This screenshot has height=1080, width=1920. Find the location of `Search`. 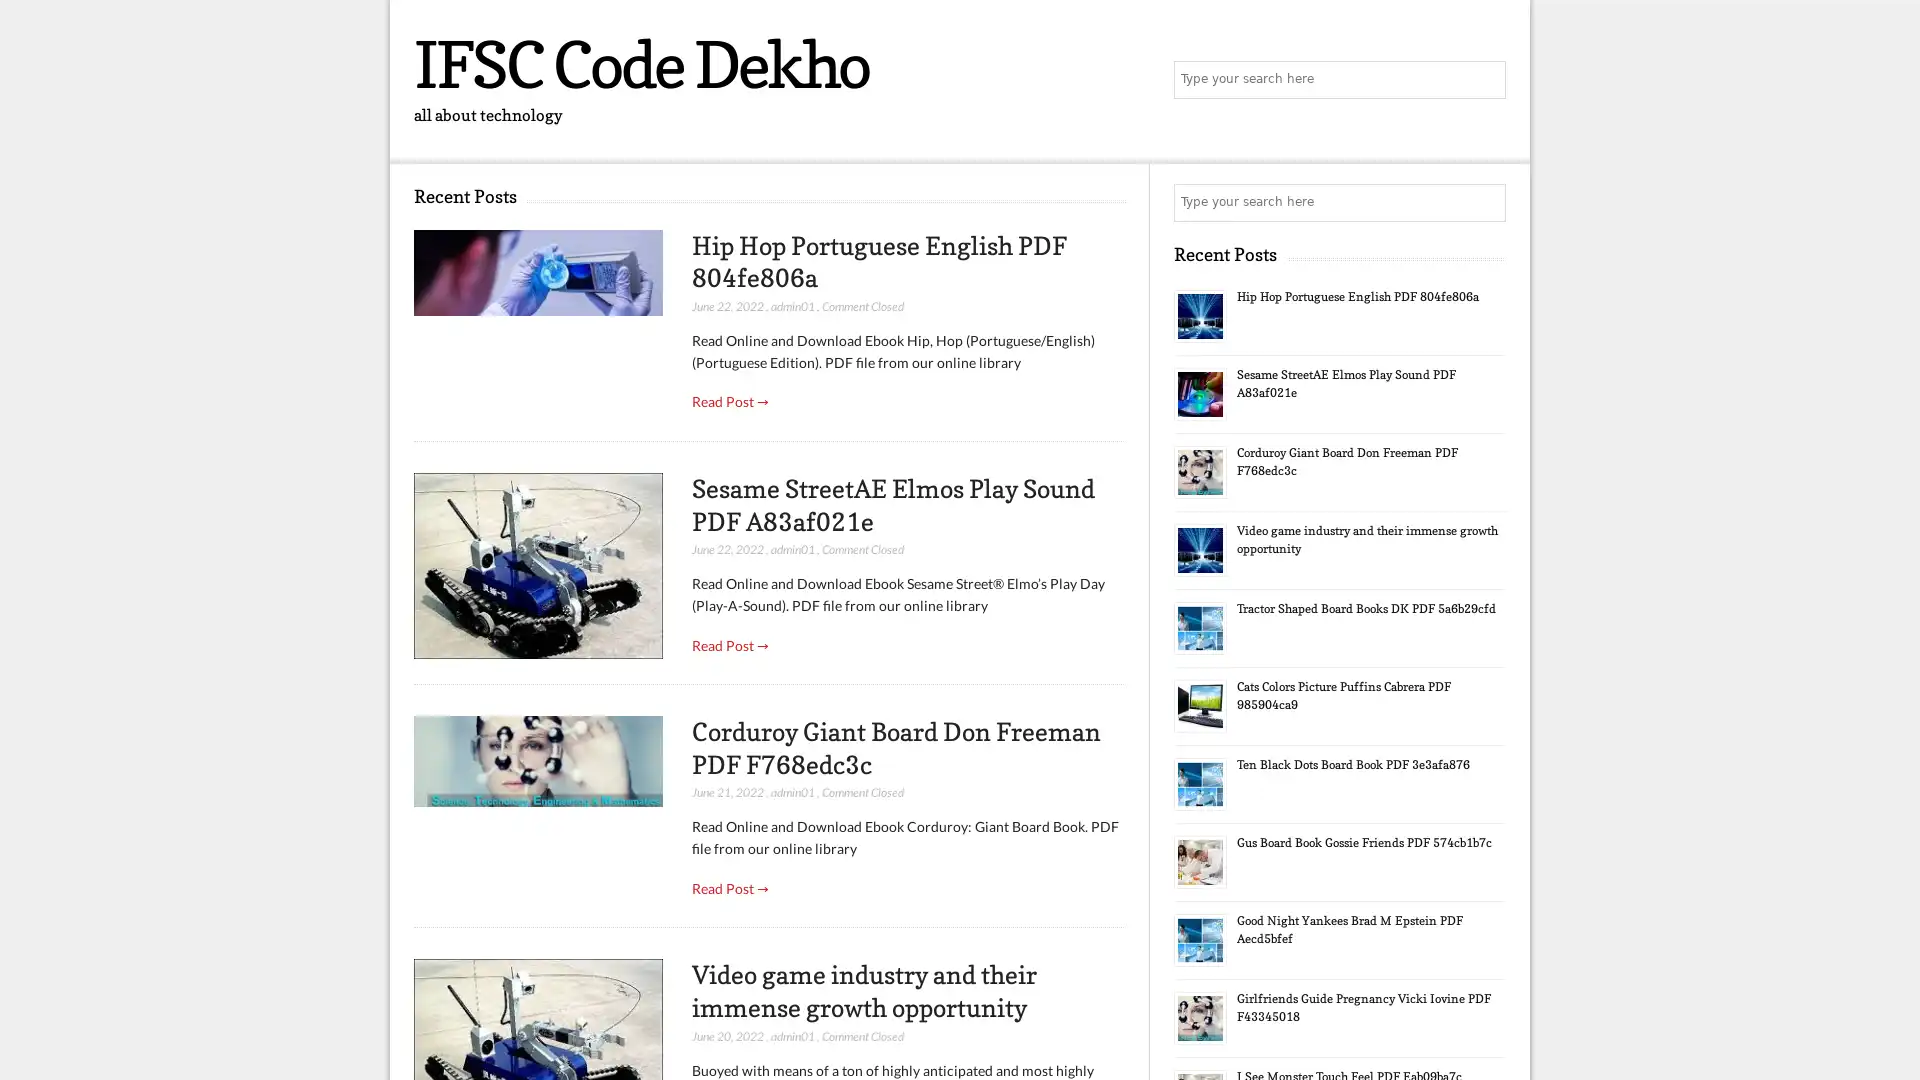

Search is located at coordinates (1485, 80).